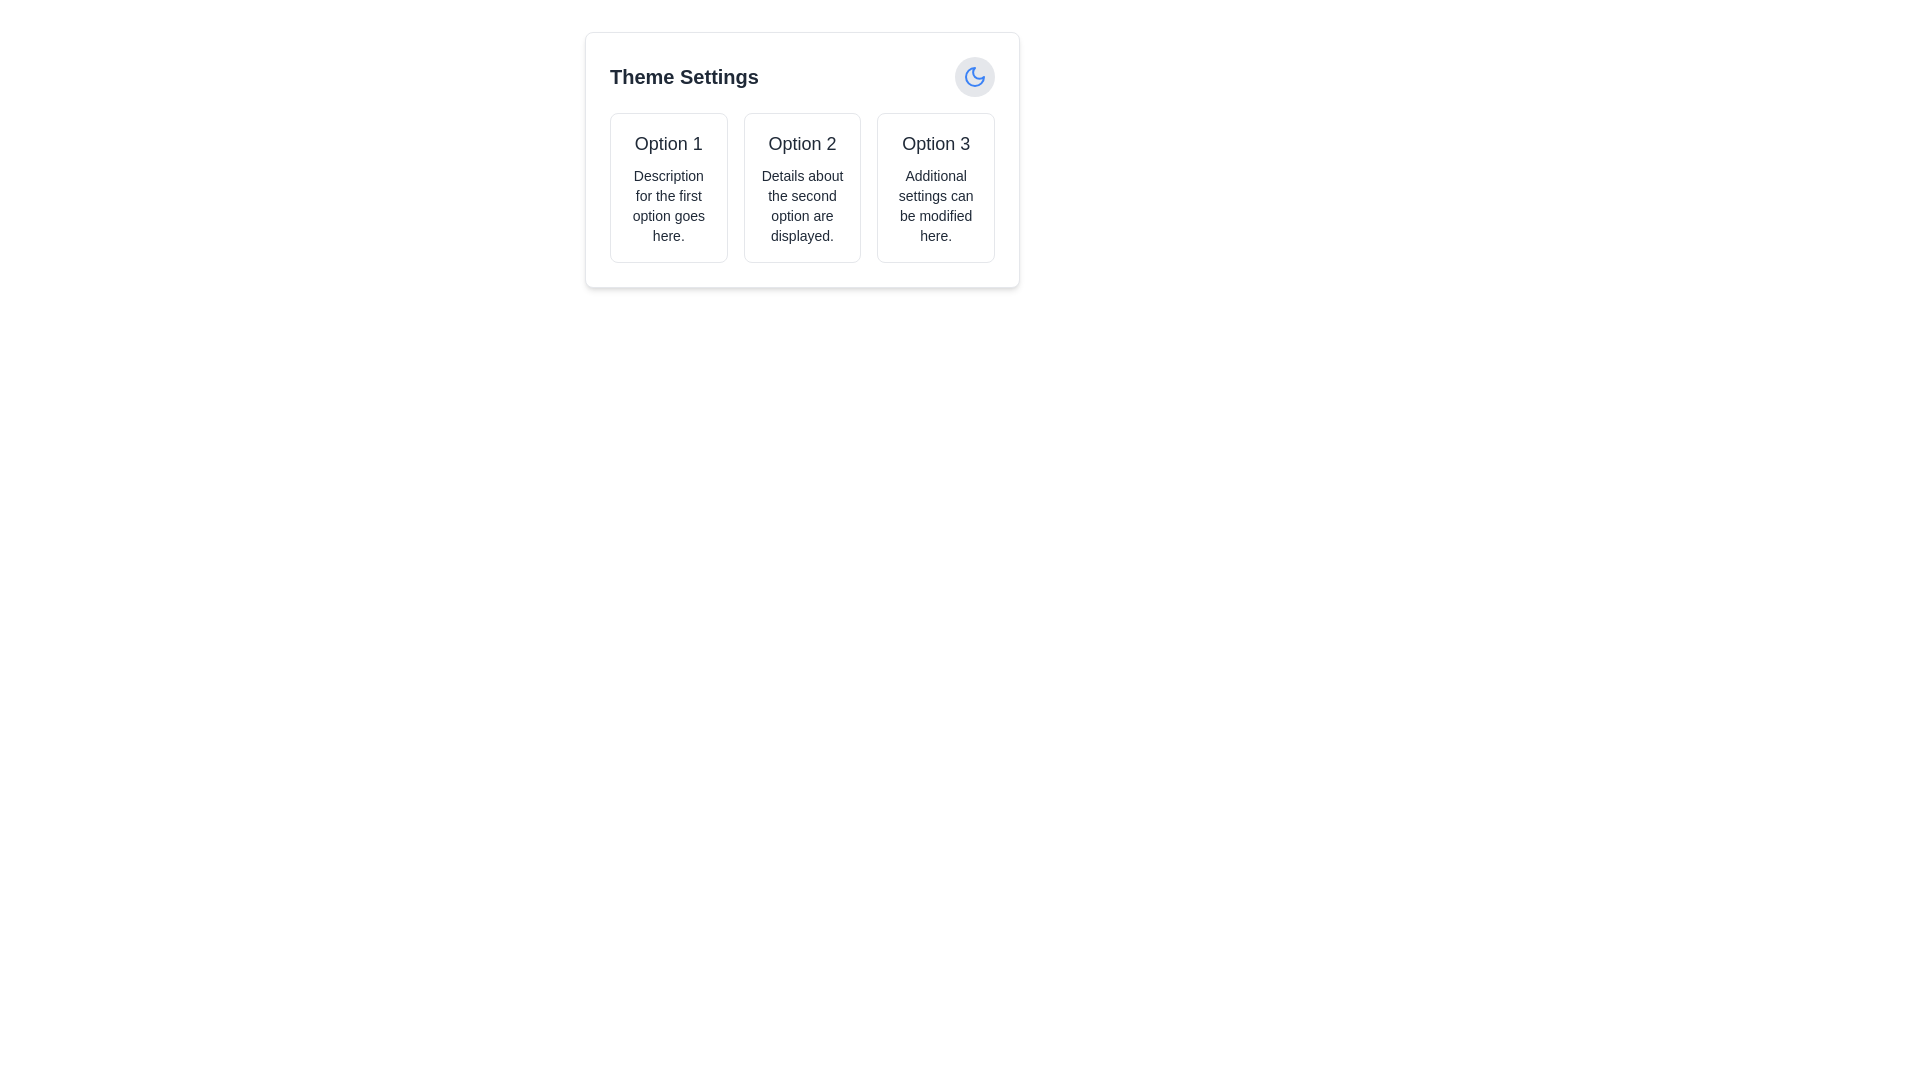 This screenshot has height=1080, width=1920. Describe the element at coordinates (668, 205) in the screenshot. I see `the text element that contains the string 'Description for the first option goes here.' which is styled with a smaller font size and is located below the heading 'Option 1' in the 'Theme Settings' section` at that location.